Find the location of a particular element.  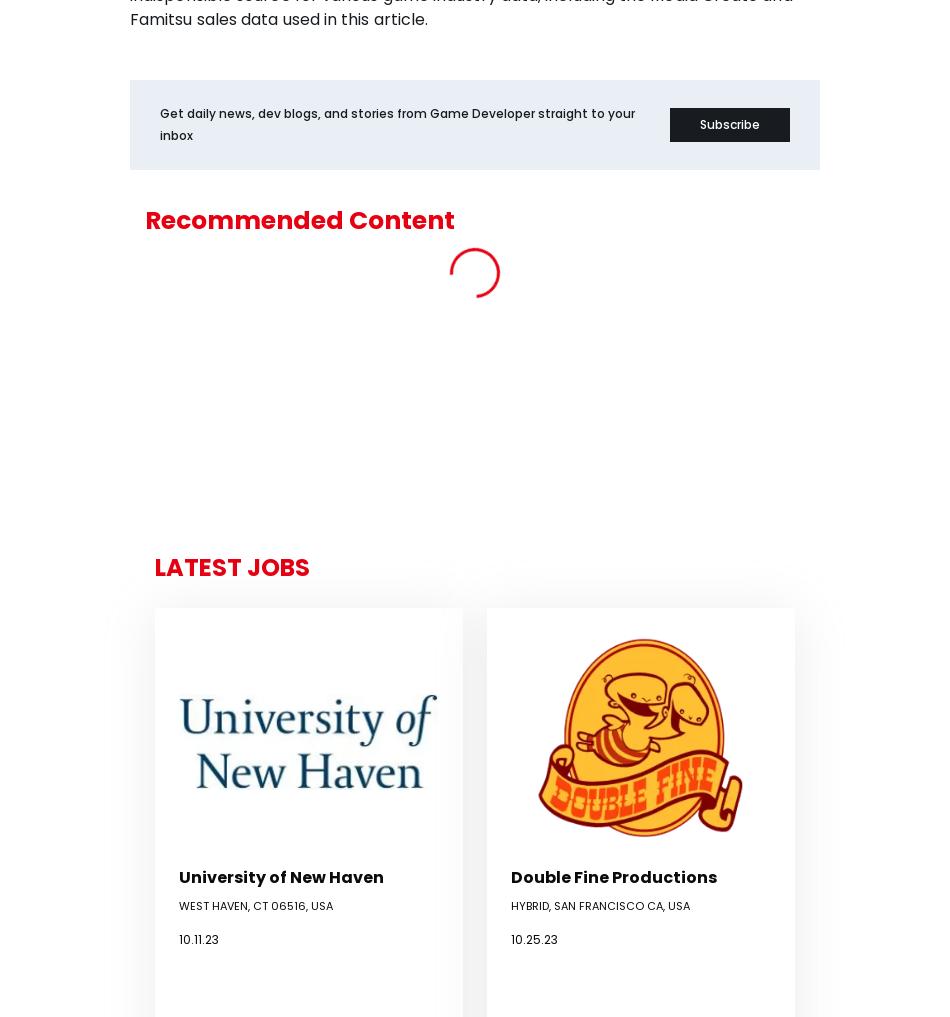

'Subscribe' is located at coordinates (728, 122).